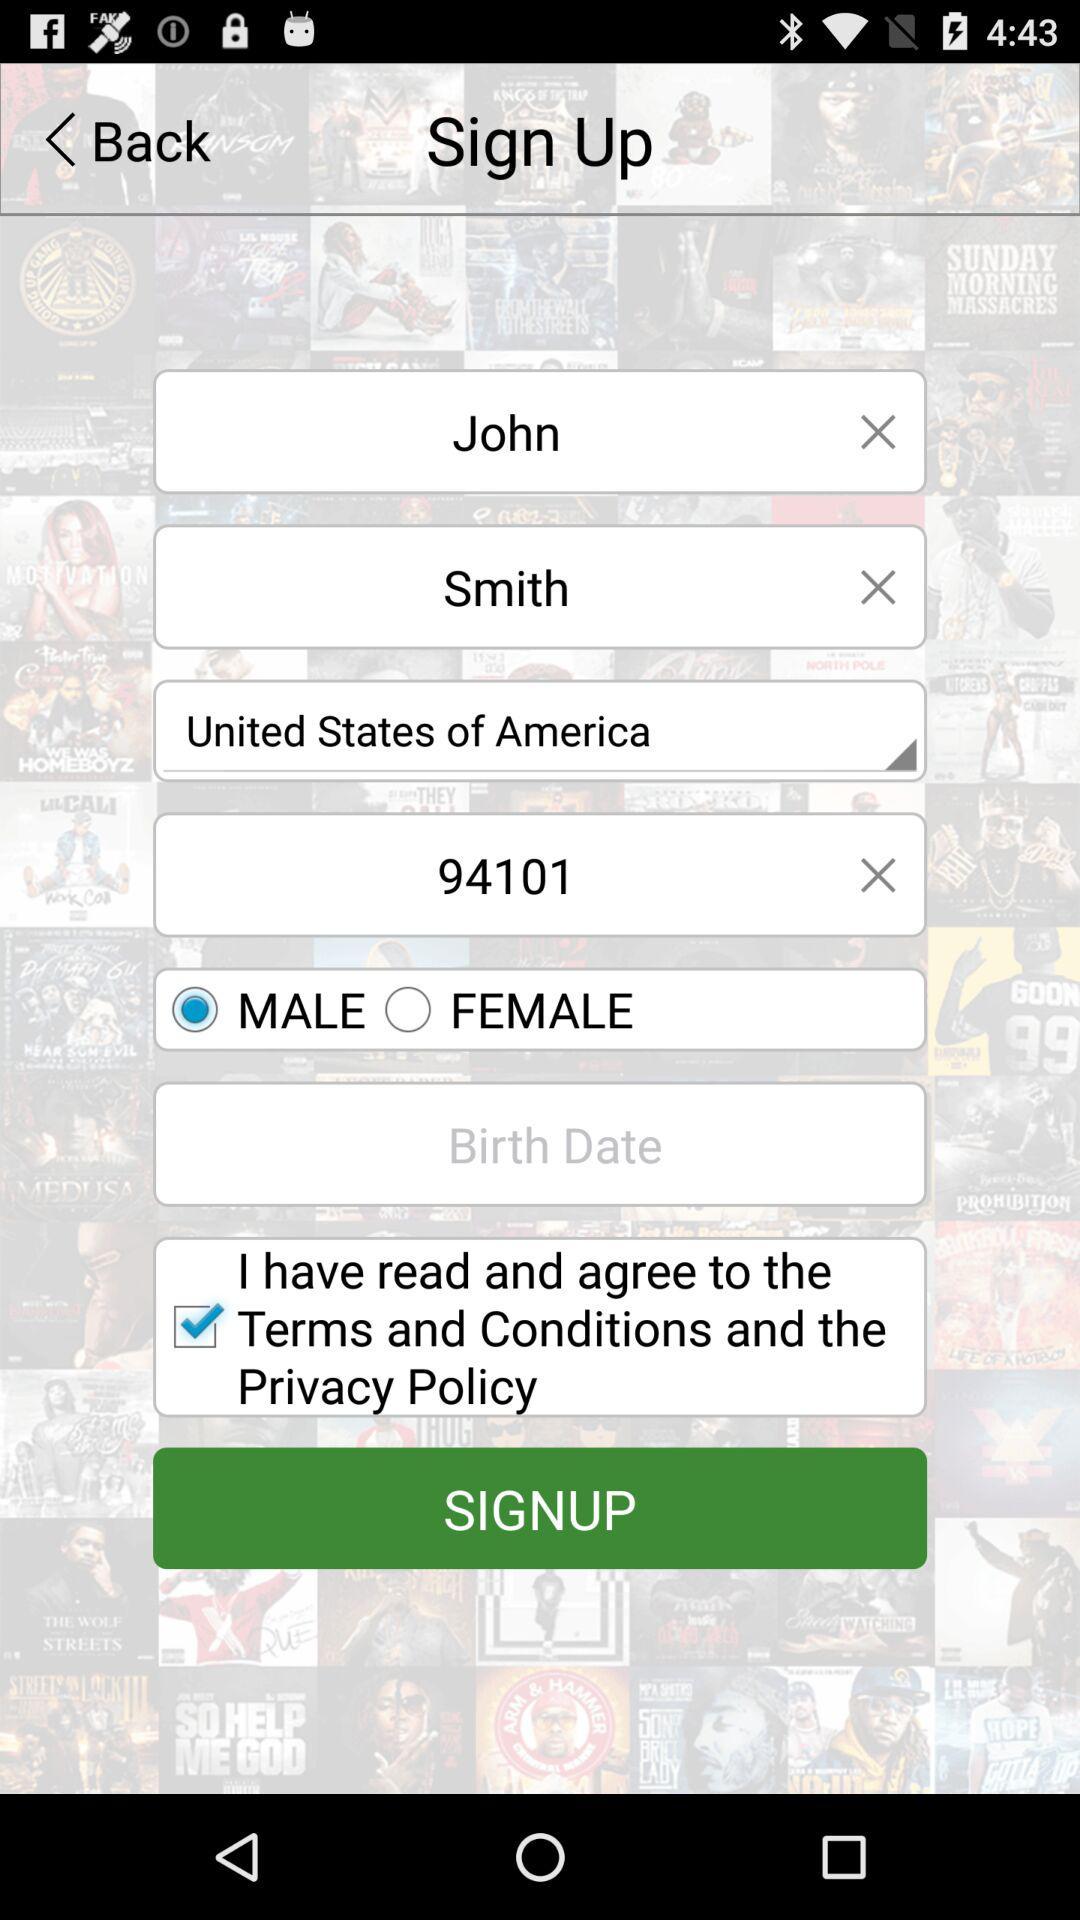 This screenshot has width=1080, height=1920. I want to click on clear field, so click(877, 874).